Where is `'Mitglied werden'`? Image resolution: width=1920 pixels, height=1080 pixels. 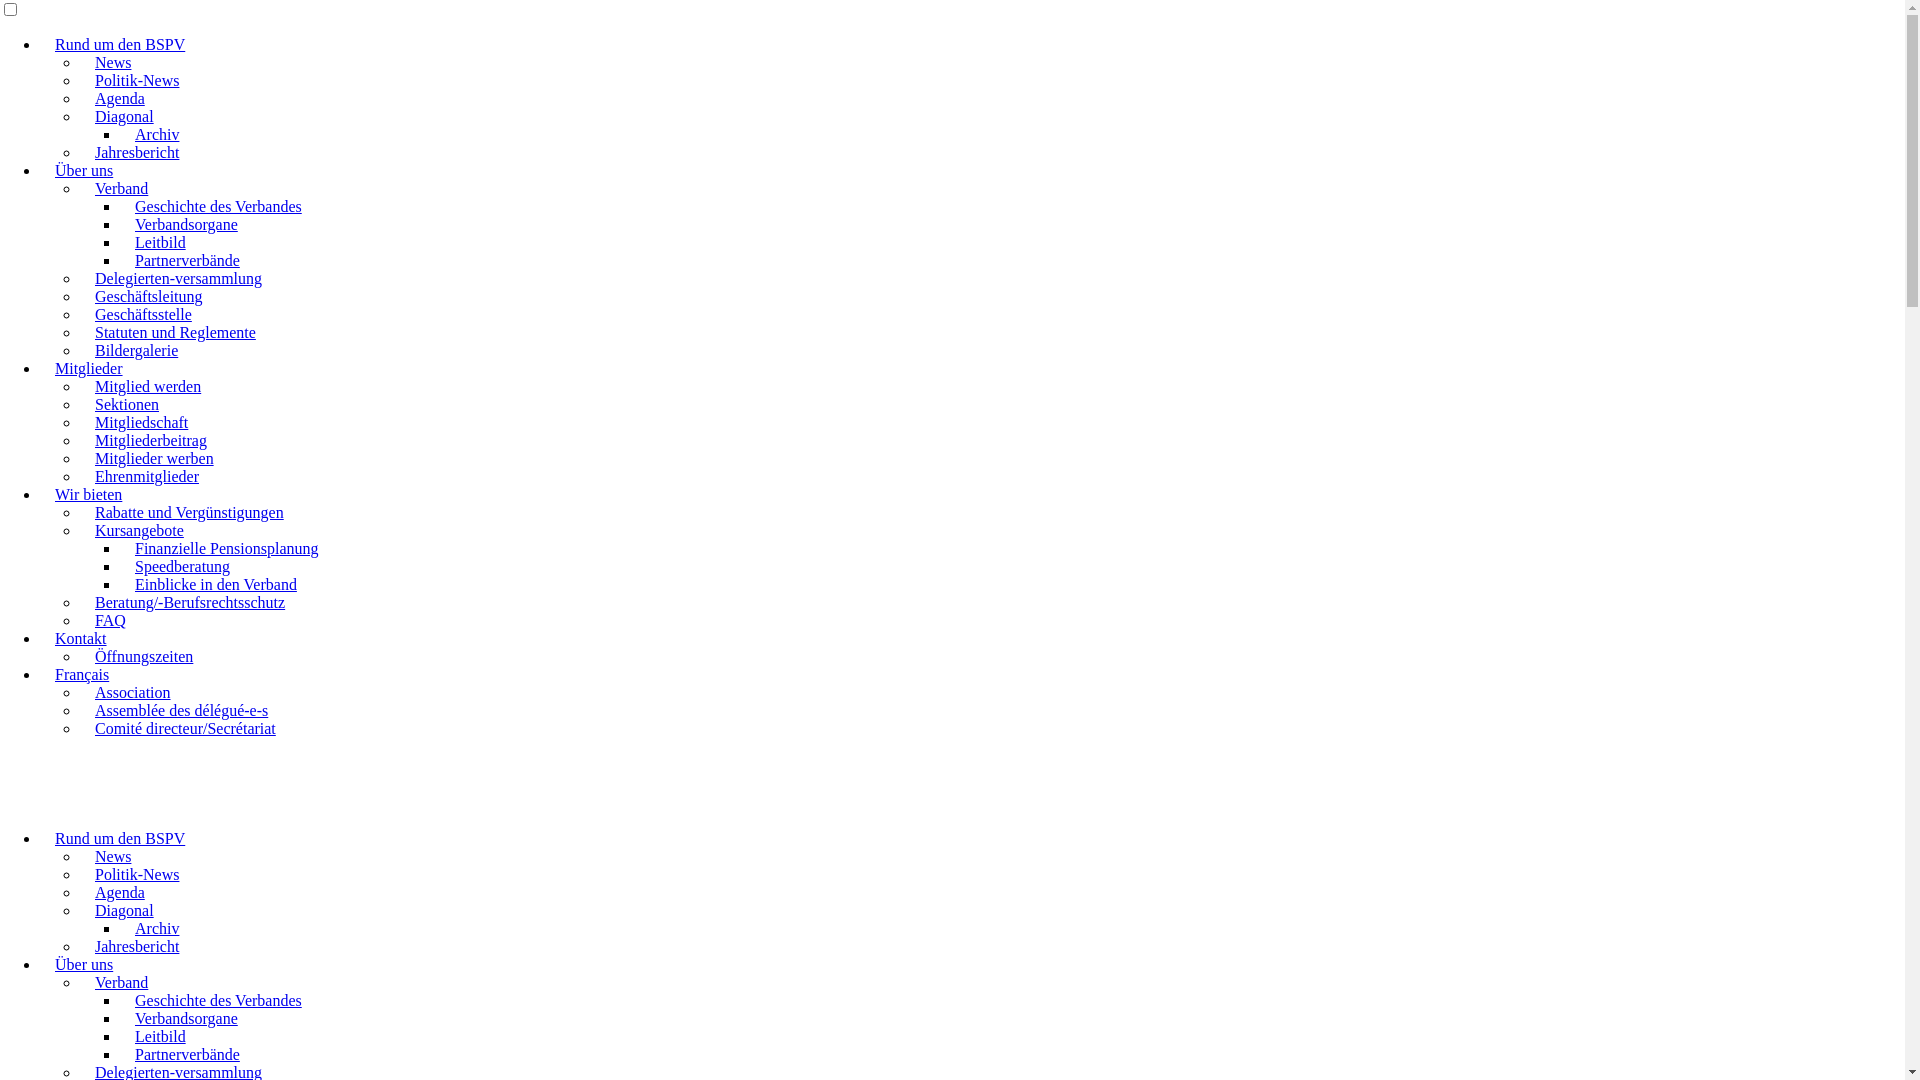
'Mitglied werden' is located at coordinates (147, 386).